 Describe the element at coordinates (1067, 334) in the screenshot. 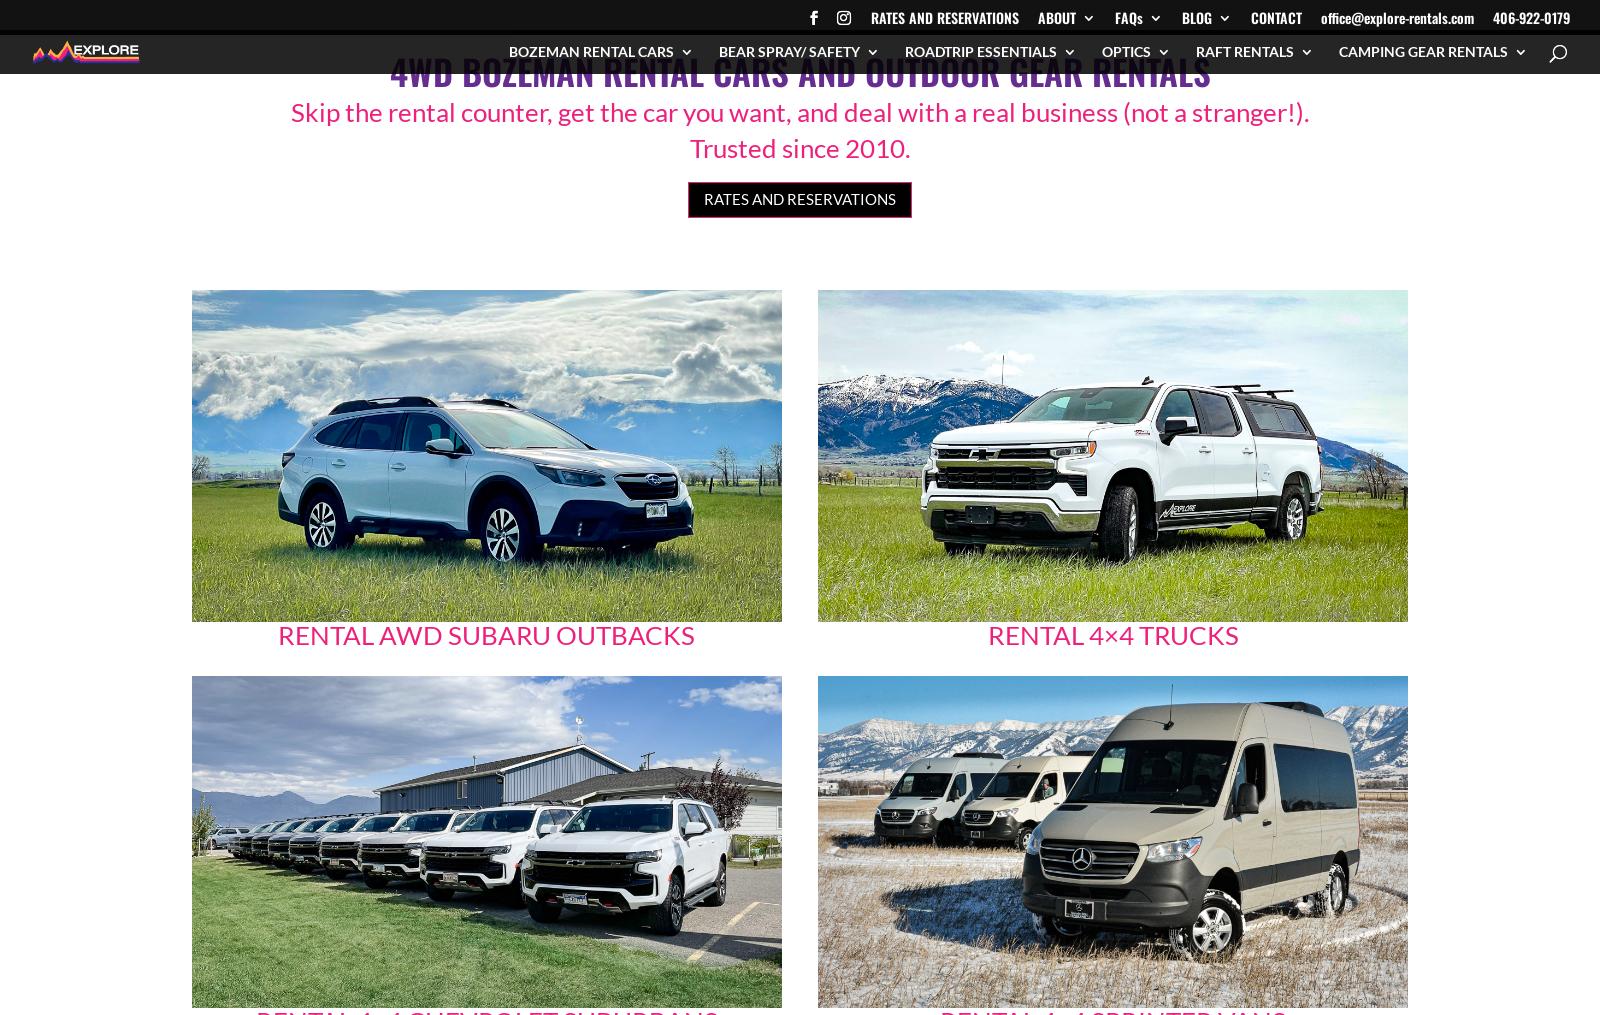

I see `'Car Rental Policies'` at that location.